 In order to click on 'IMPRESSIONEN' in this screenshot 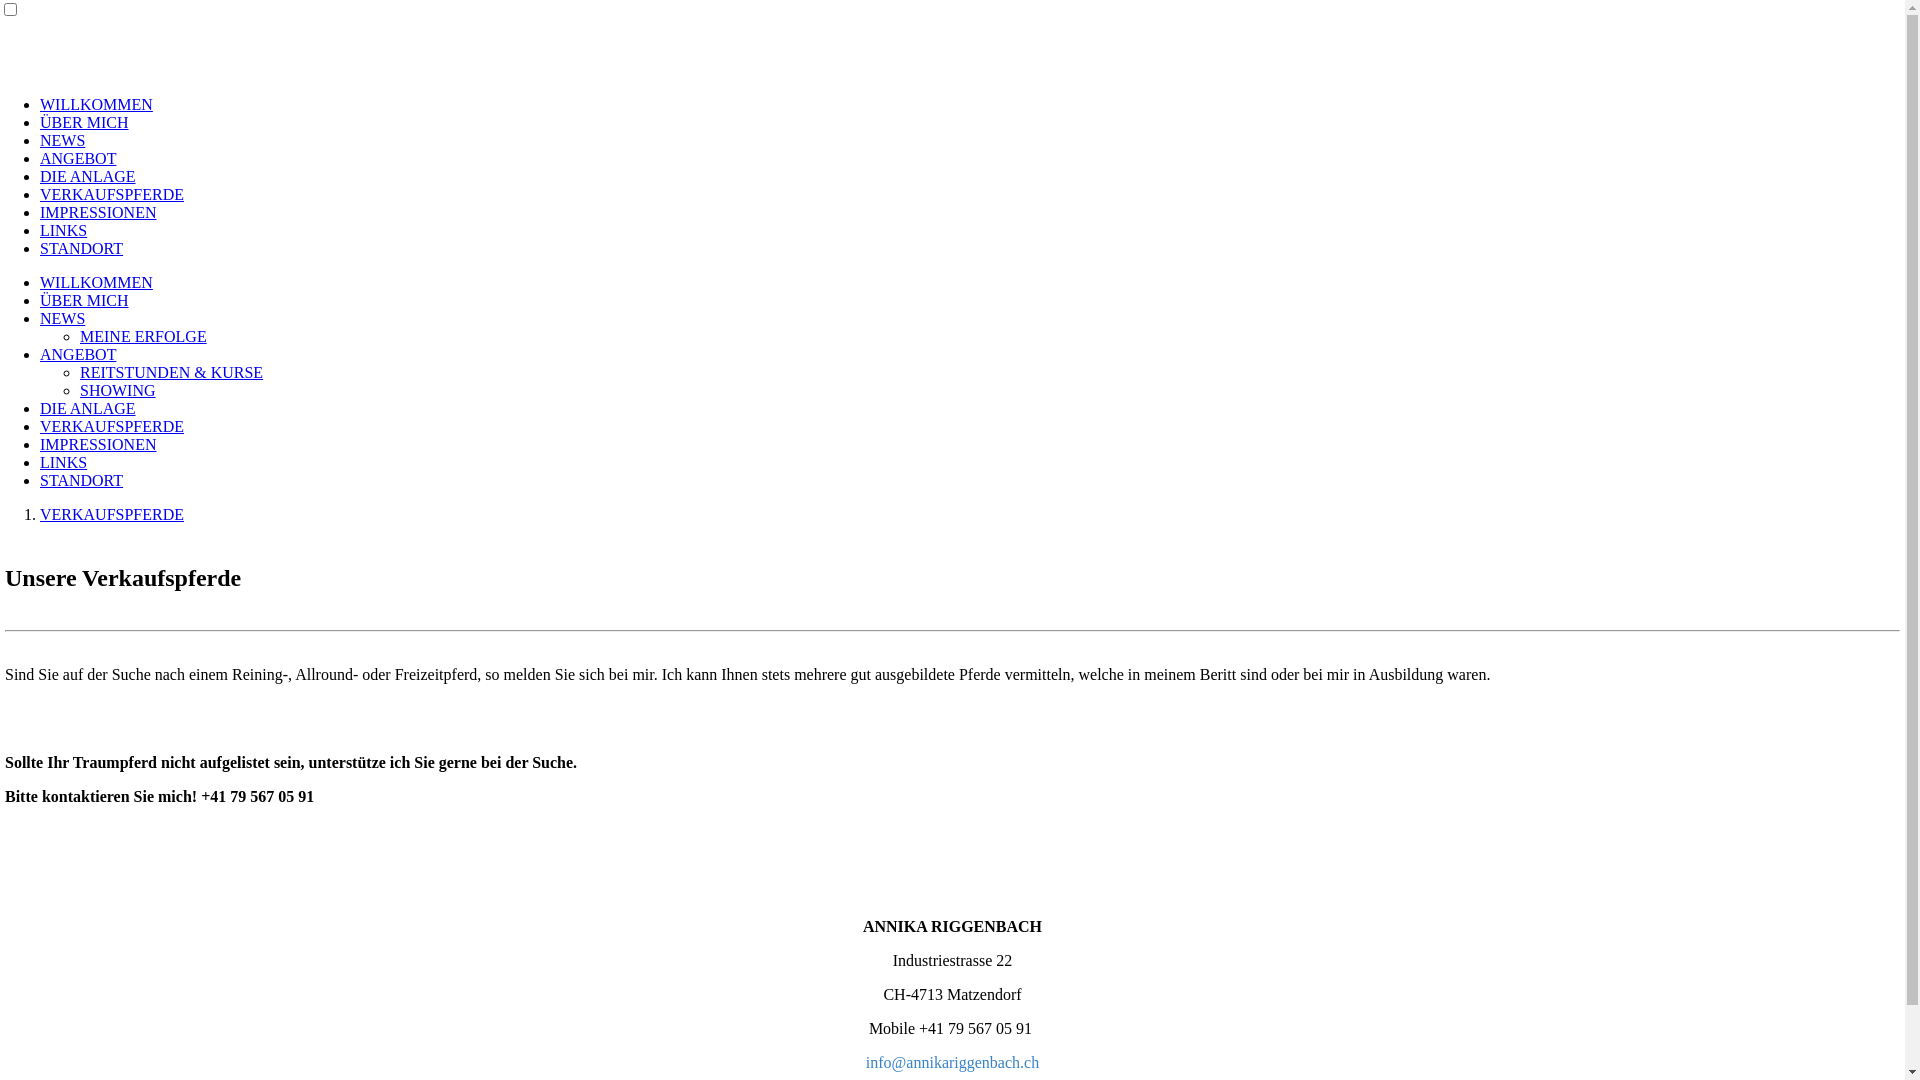, I will do `click(96, 212)`.